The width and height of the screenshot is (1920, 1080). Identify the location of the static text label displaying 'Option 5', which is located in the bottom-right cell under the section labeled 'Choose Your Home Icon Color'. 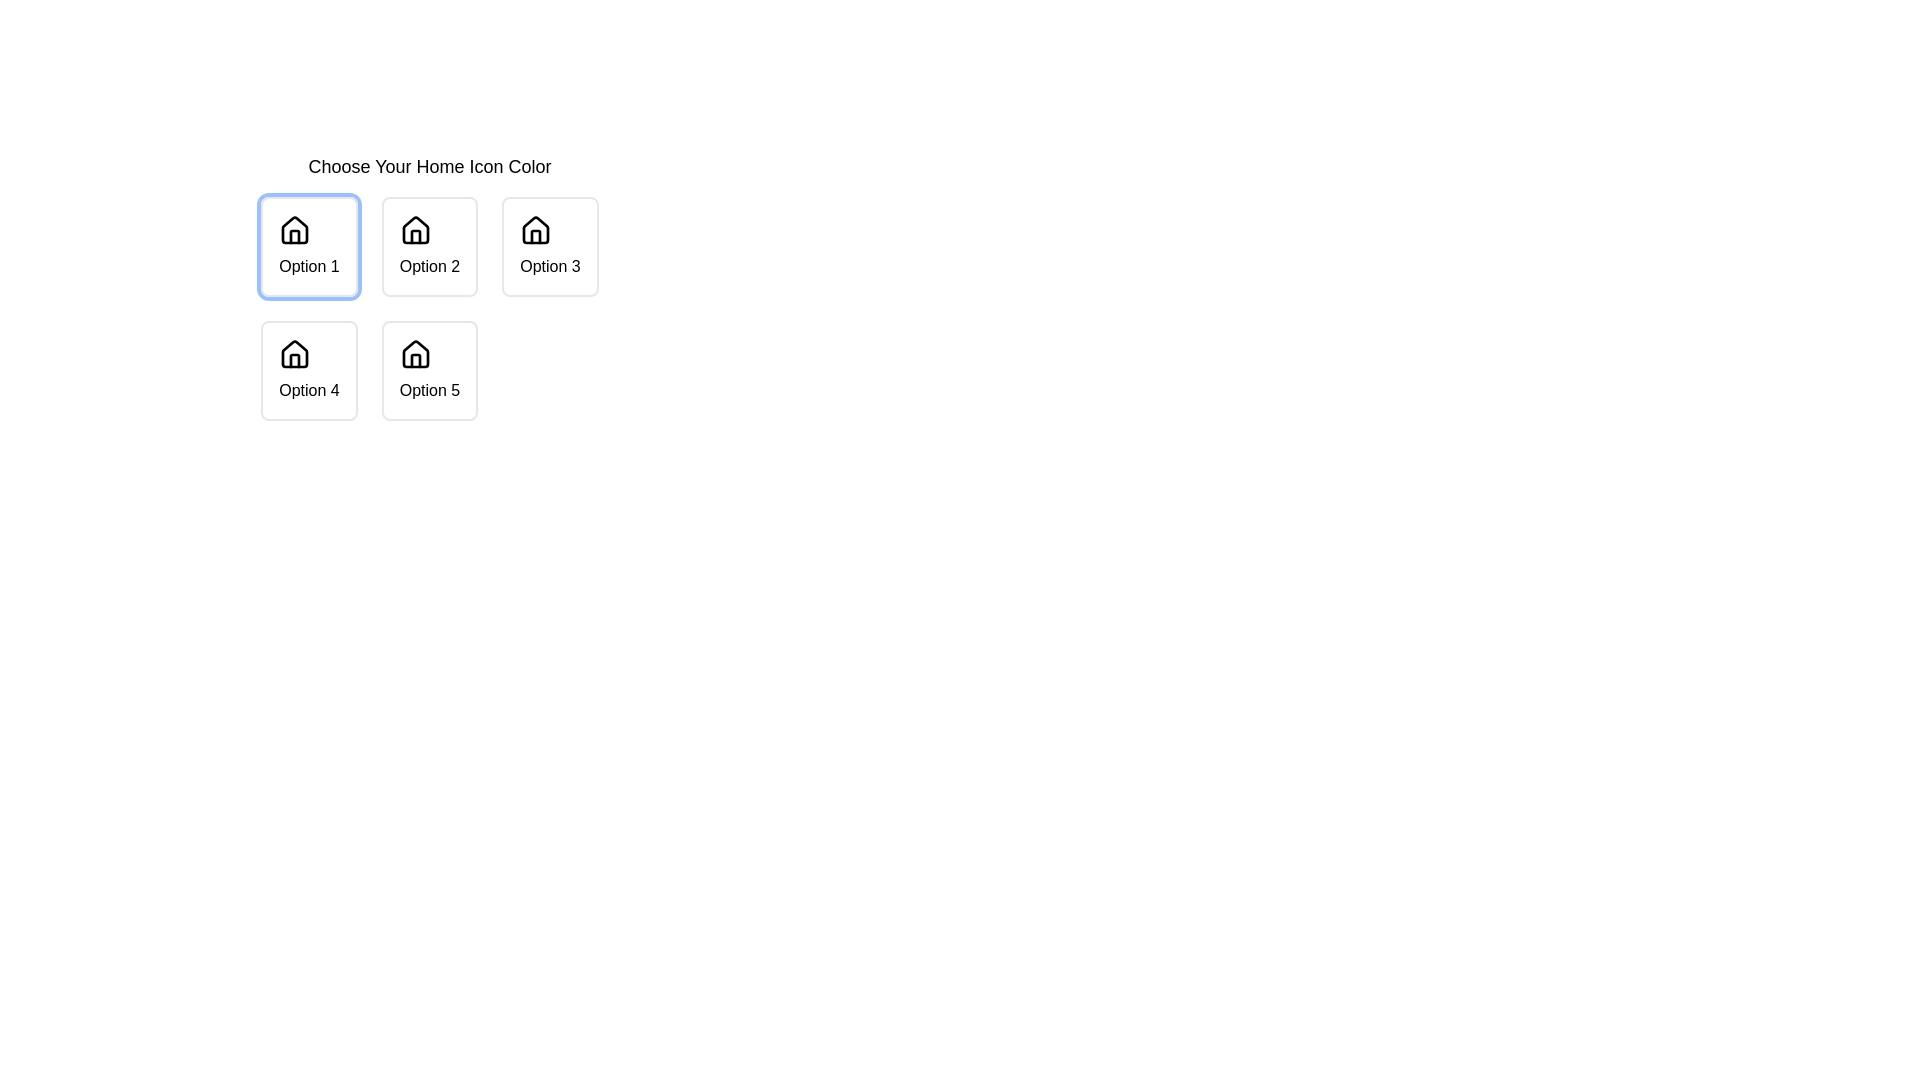
(429, 390).